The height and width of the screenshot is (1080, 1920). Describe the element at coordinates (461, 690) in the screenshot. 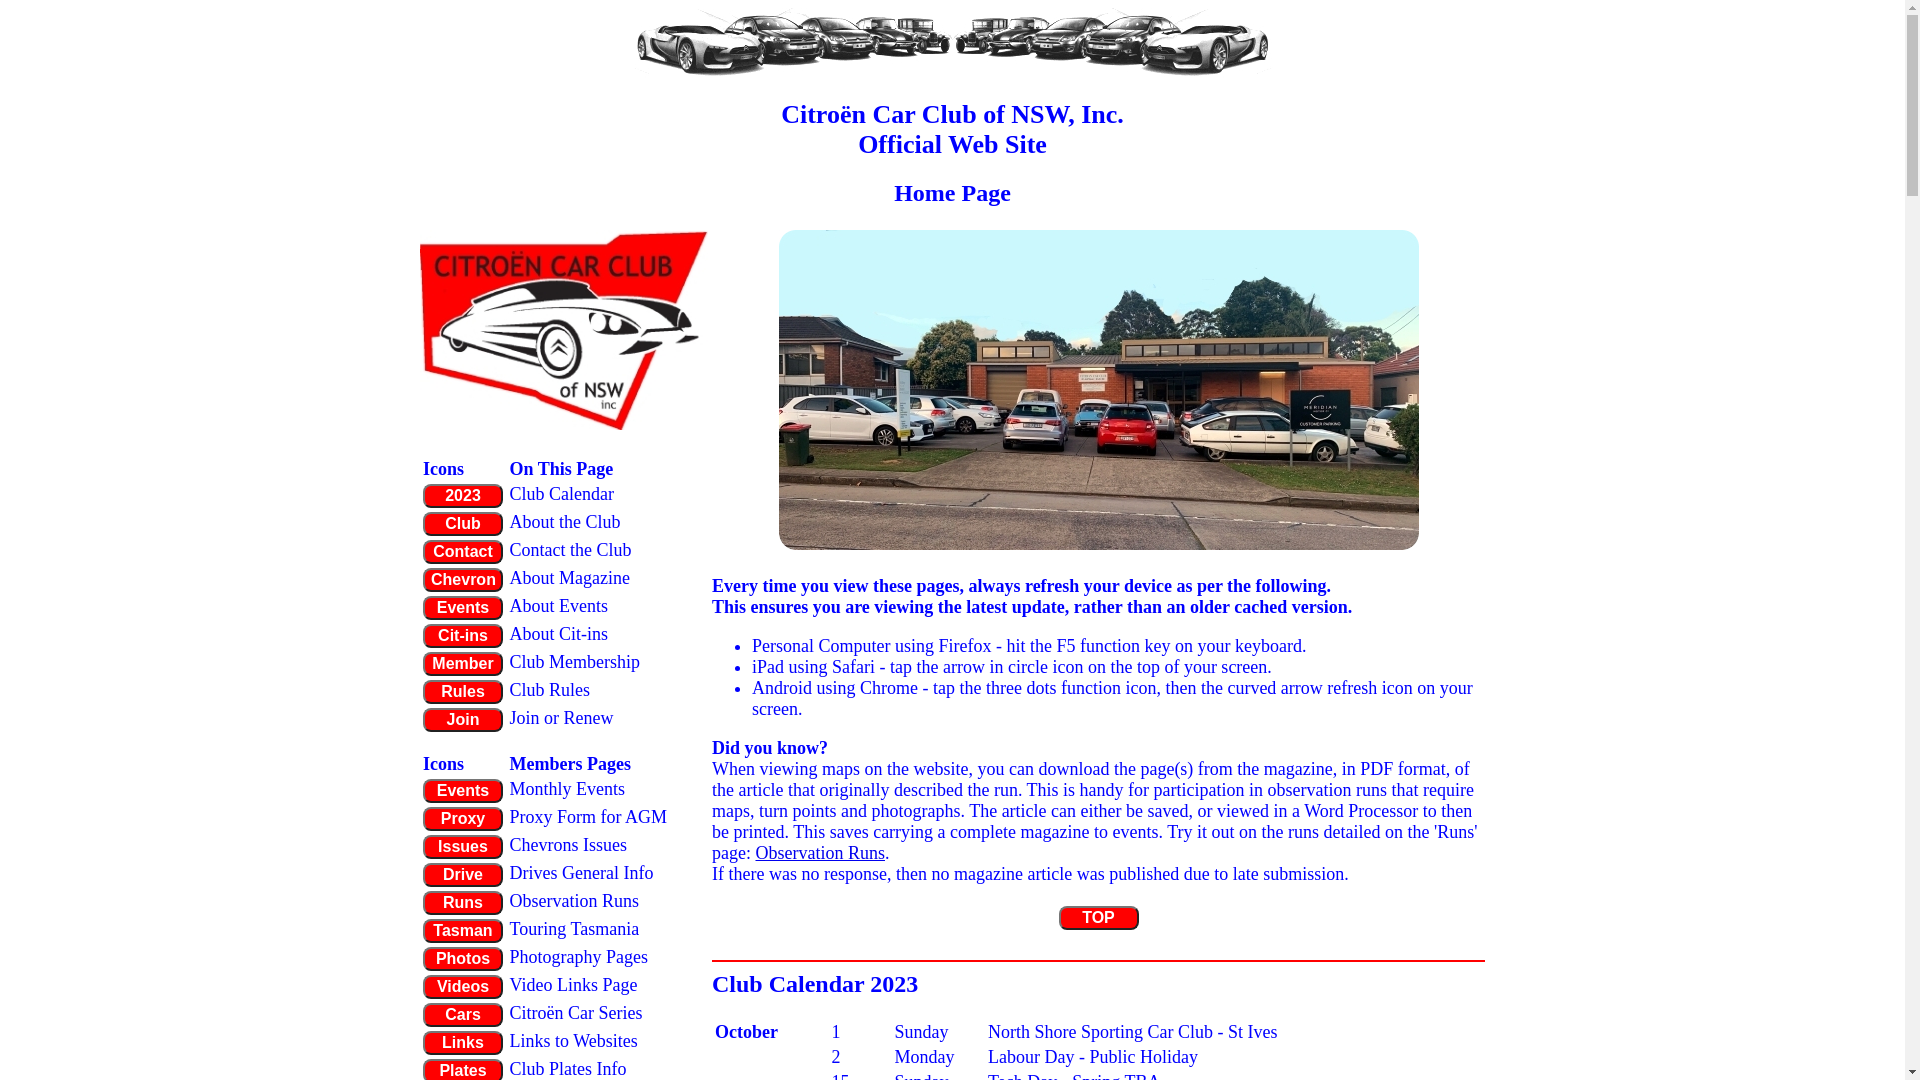

I see `'Rules'` at that location.